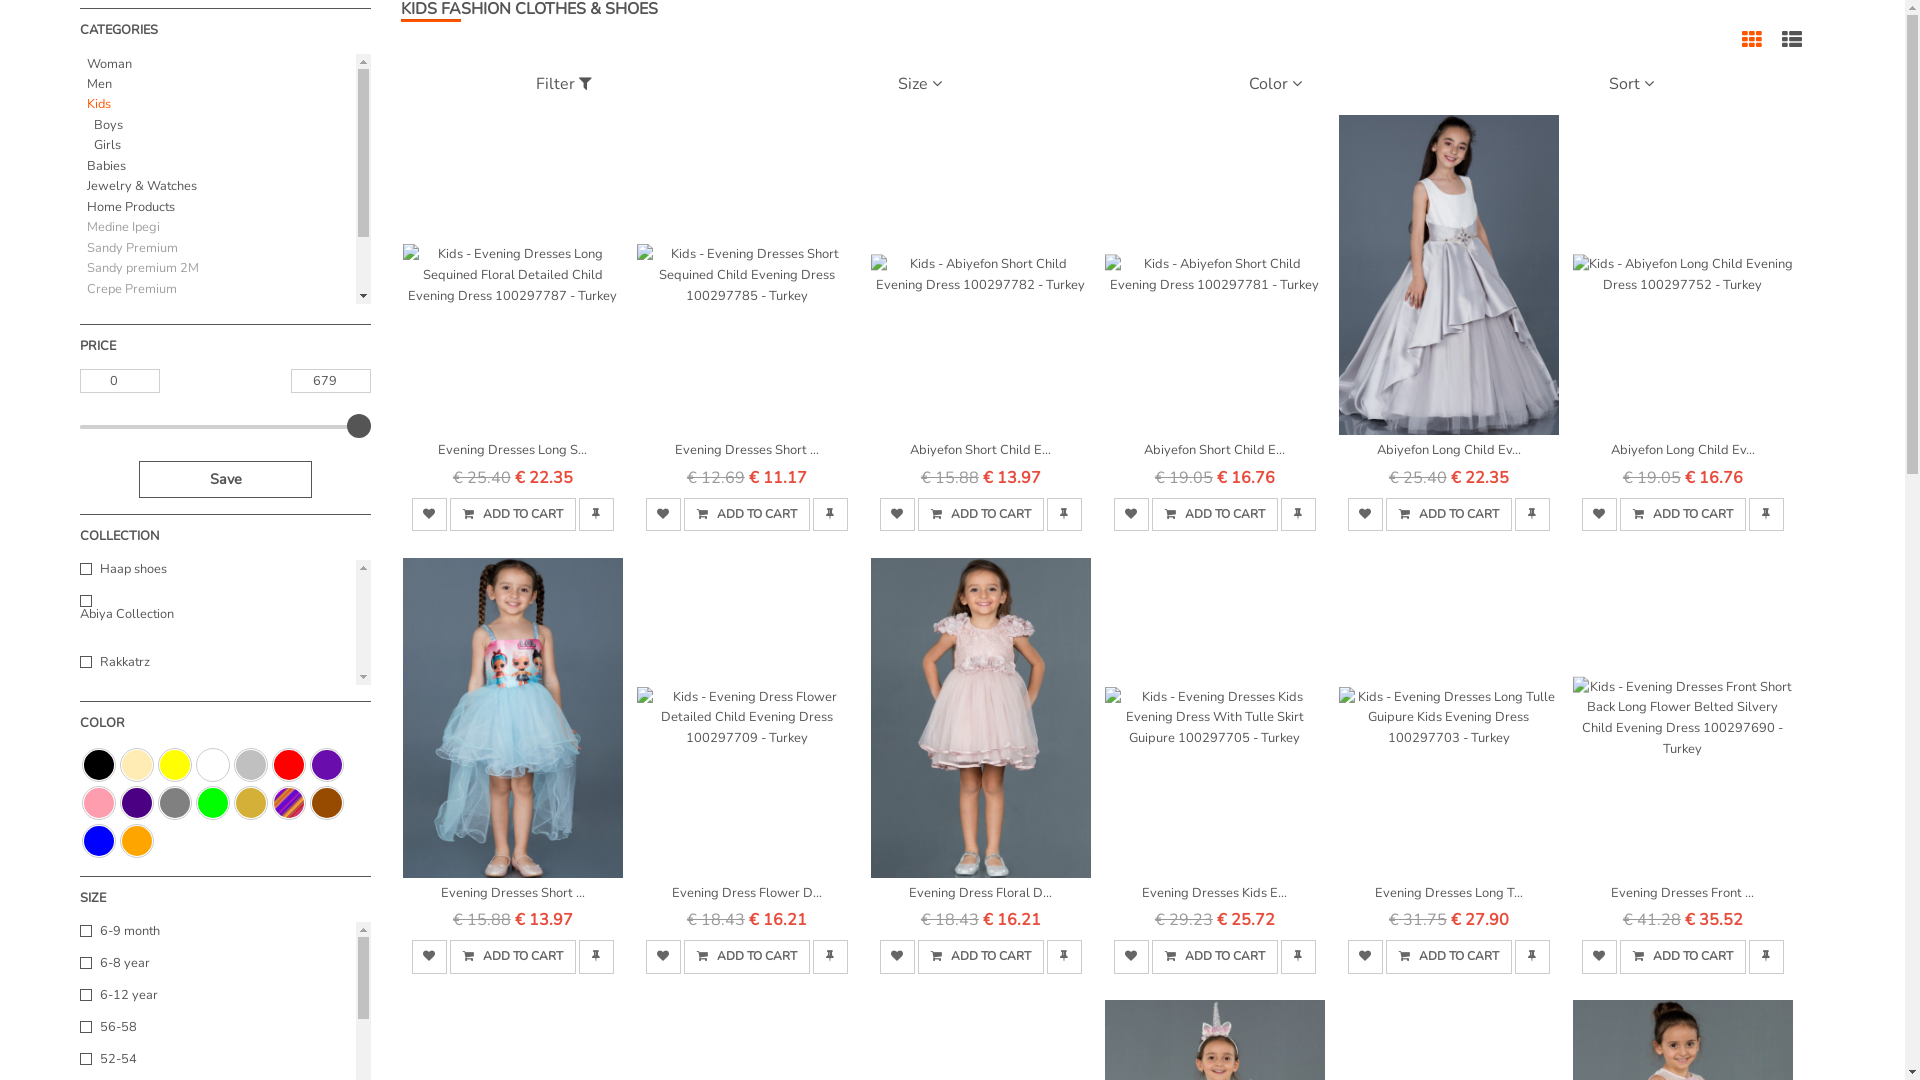 The width and height of the screenshot is (1920, 1080). I want to click on 'Size', so click(888, 83).